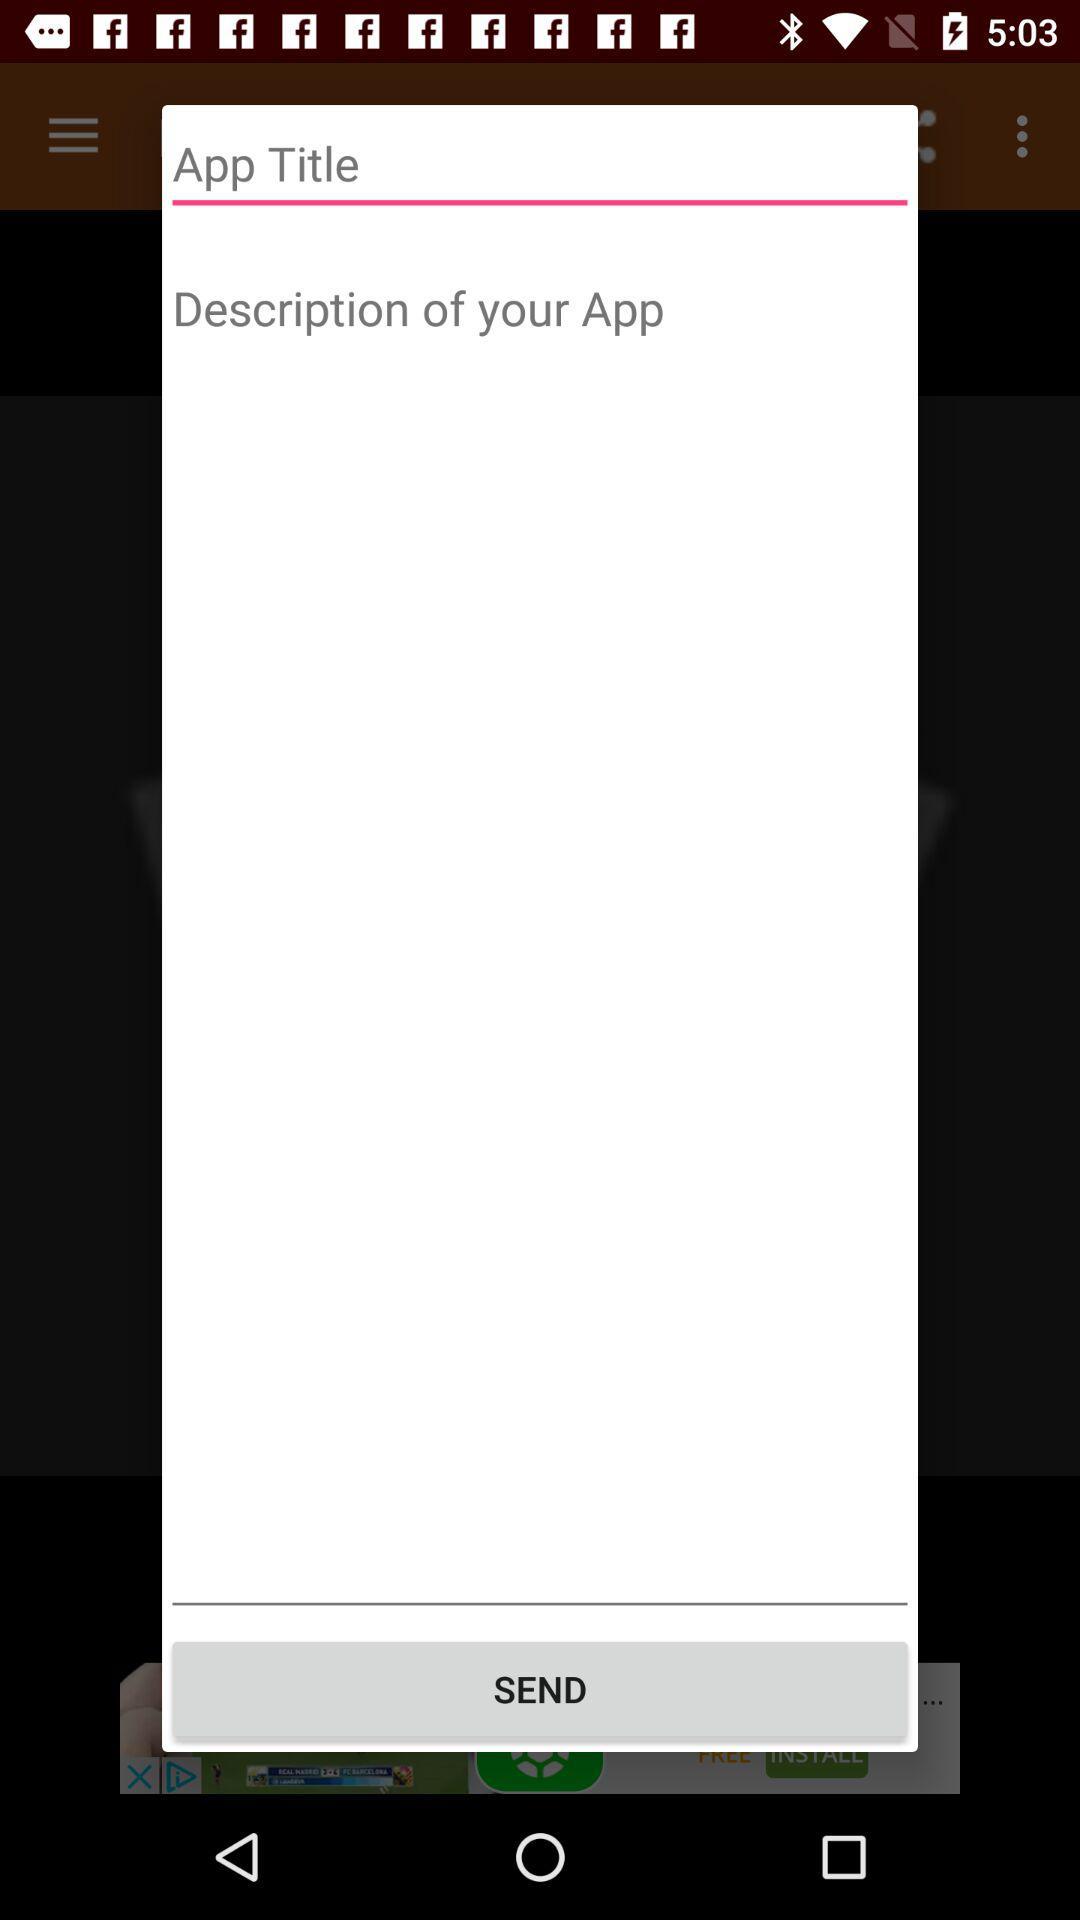 The image size is (1080, 1920). What do you see at coordinates (540, 936) in the screenshot?
I see `app description` at bounding box center [540, 936].